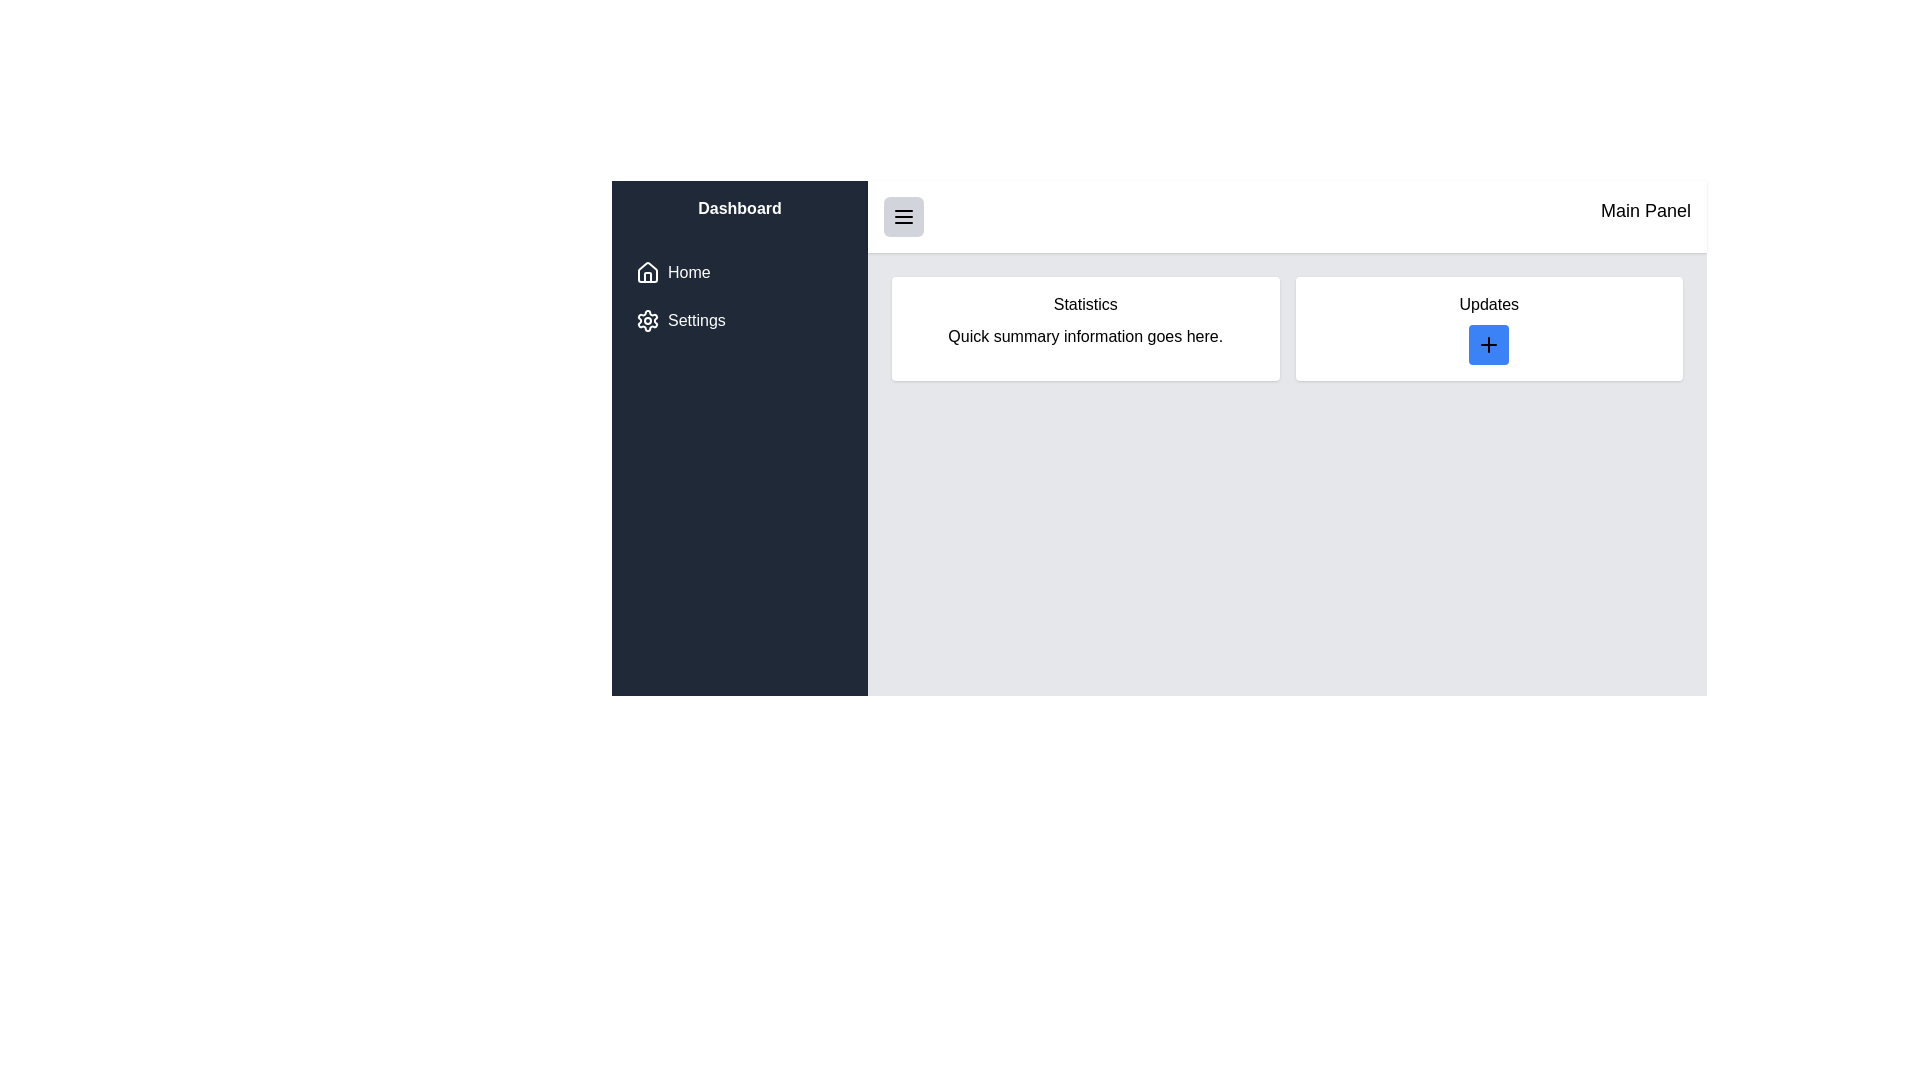 The image size is (1920, 1080). I want to click on the 'Home' icon in the left sidebar menu, so click(648, 272).